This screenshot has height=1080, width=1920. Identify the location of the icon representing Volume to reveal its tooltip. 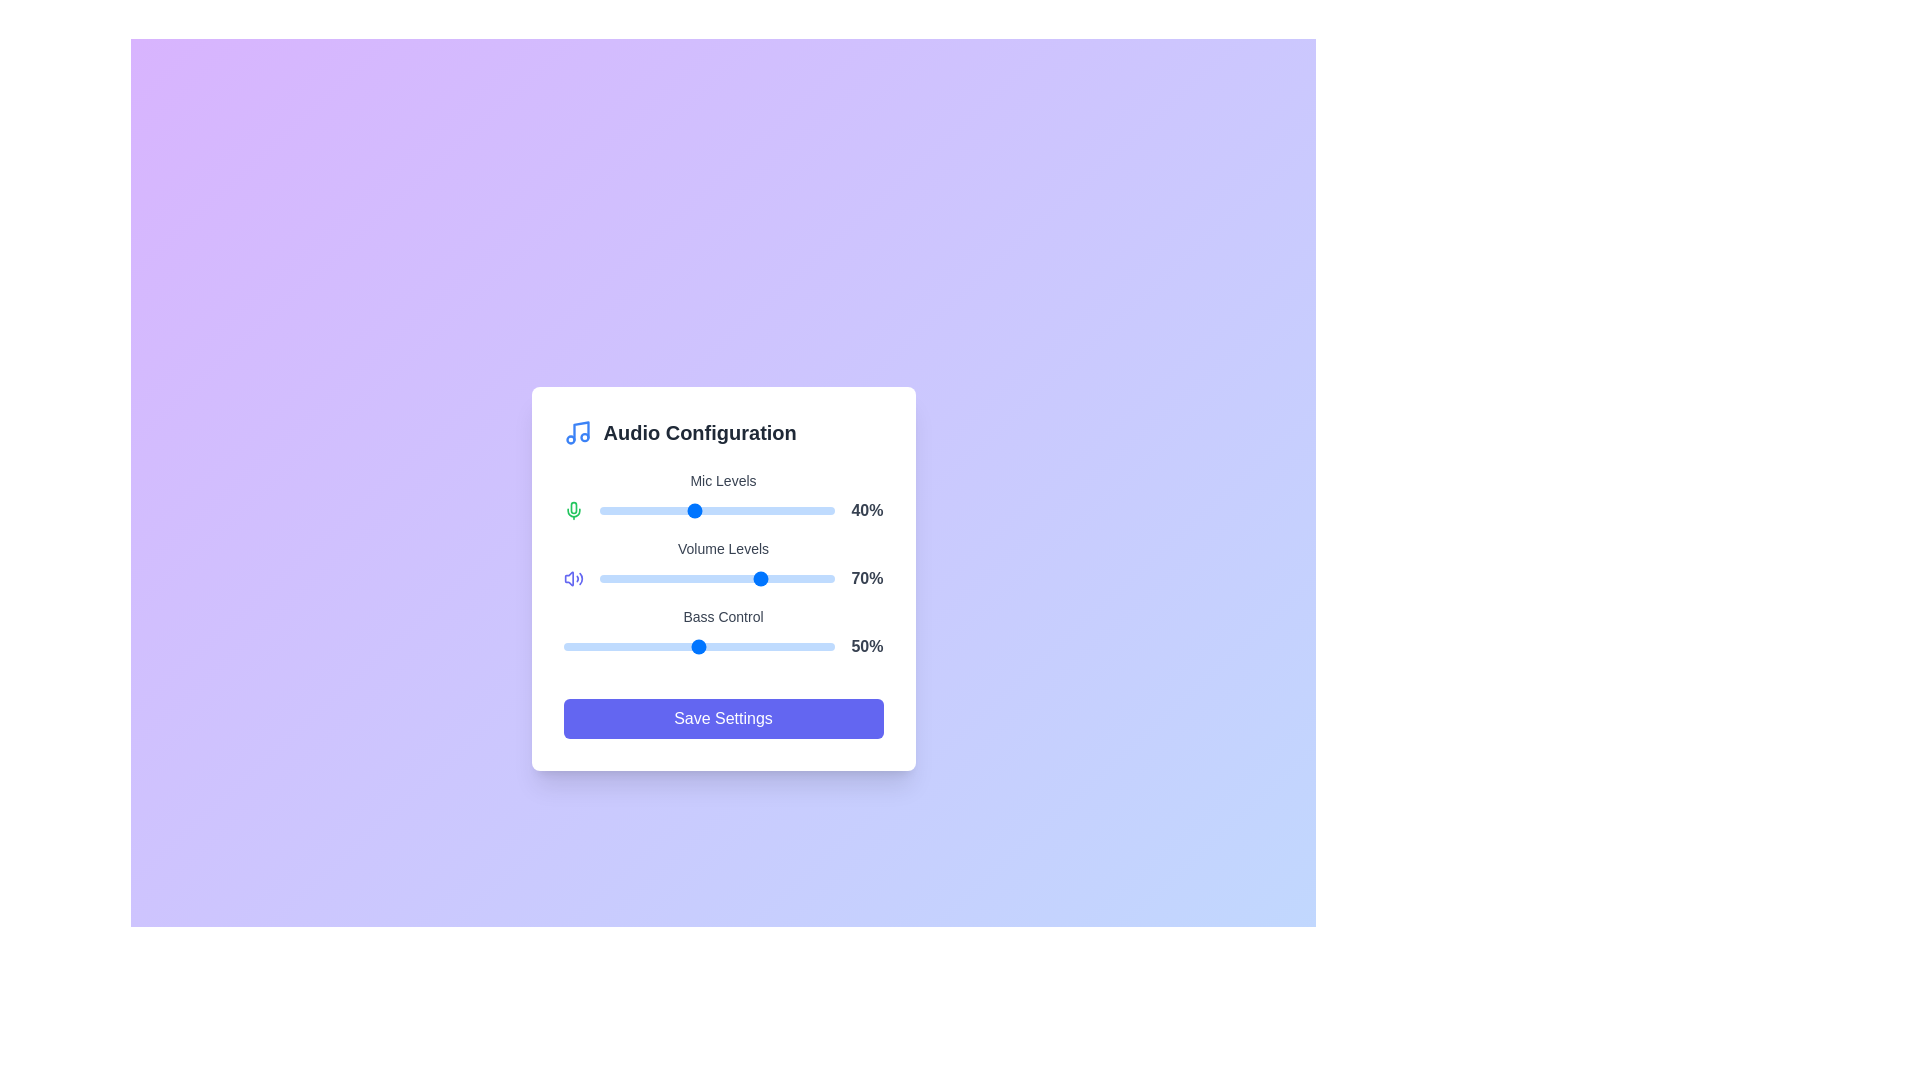
(572, 578).